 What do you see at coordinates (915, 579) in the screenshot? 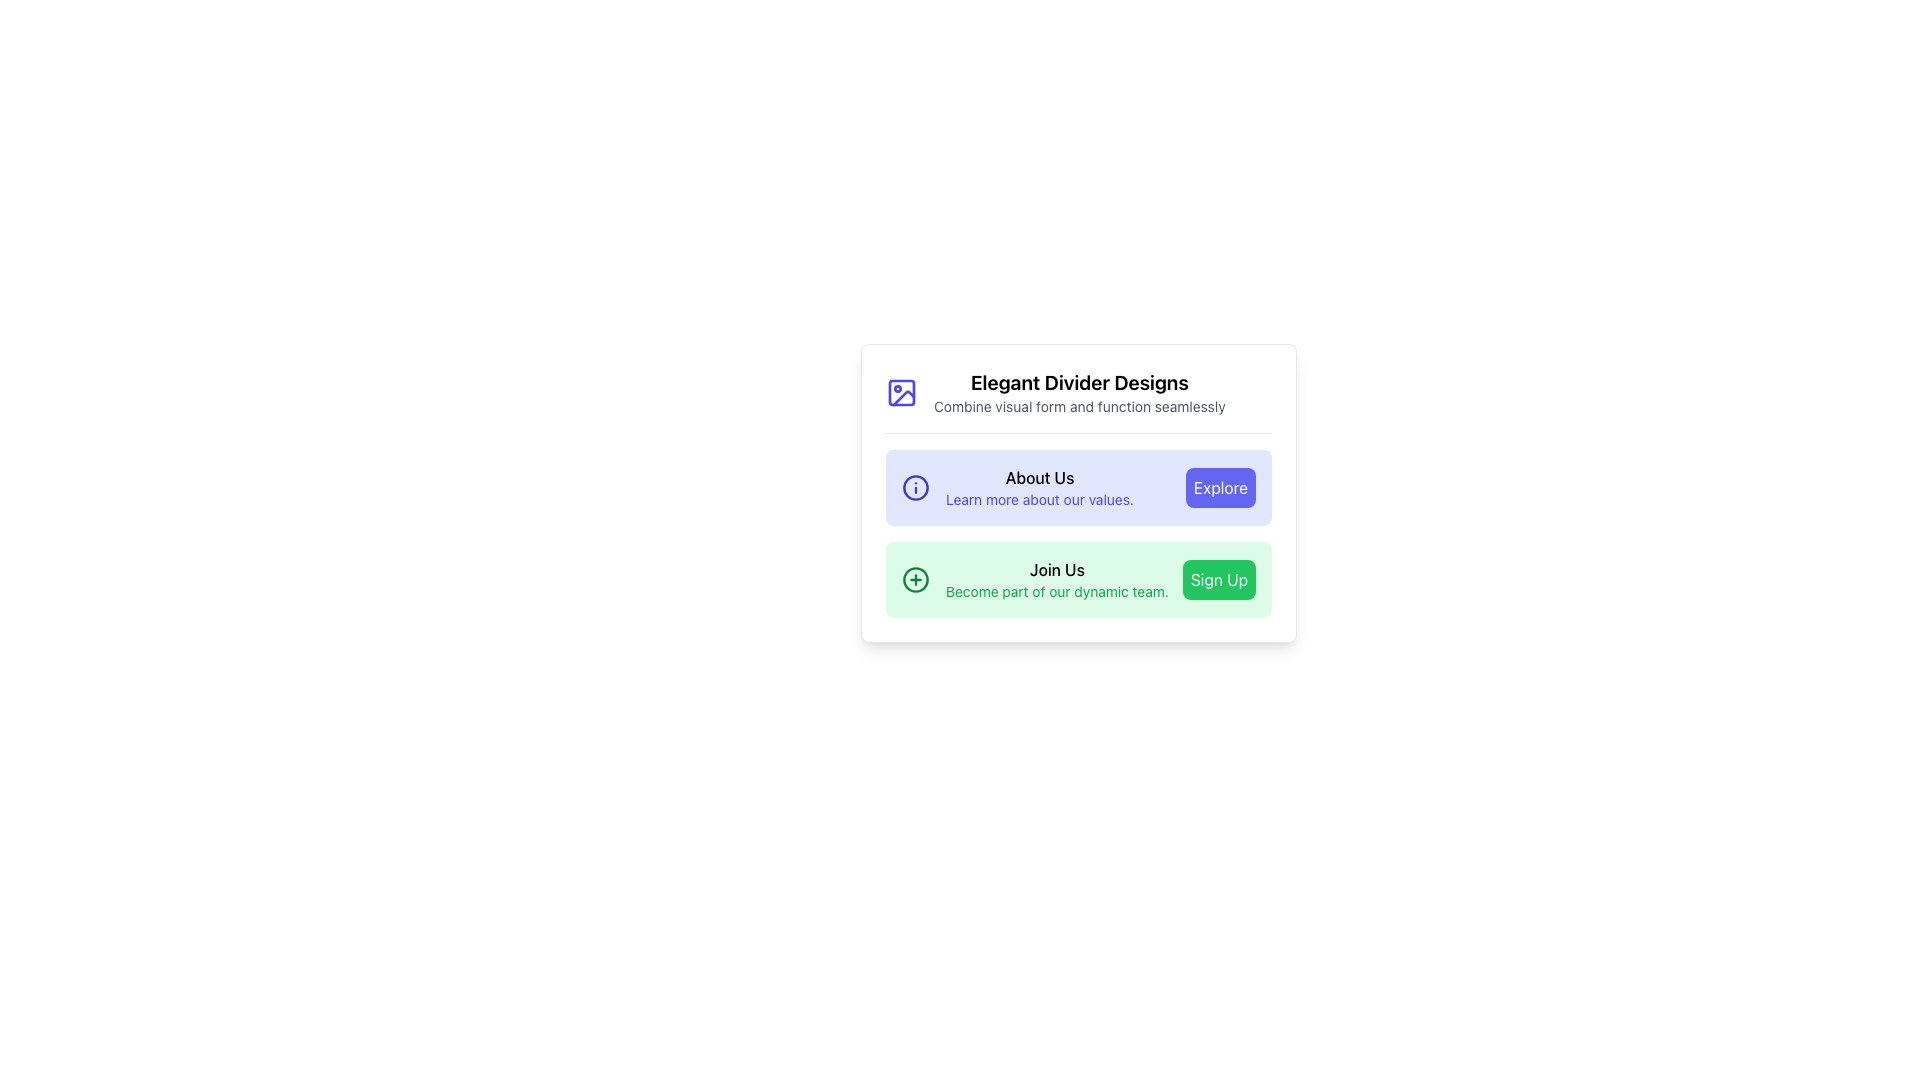
I see `the Circle graphic element that is part of the icon next to the 'Join Us' button, enhancing its recognizability and aesthetic appeal` at bounding box center [915, 579].